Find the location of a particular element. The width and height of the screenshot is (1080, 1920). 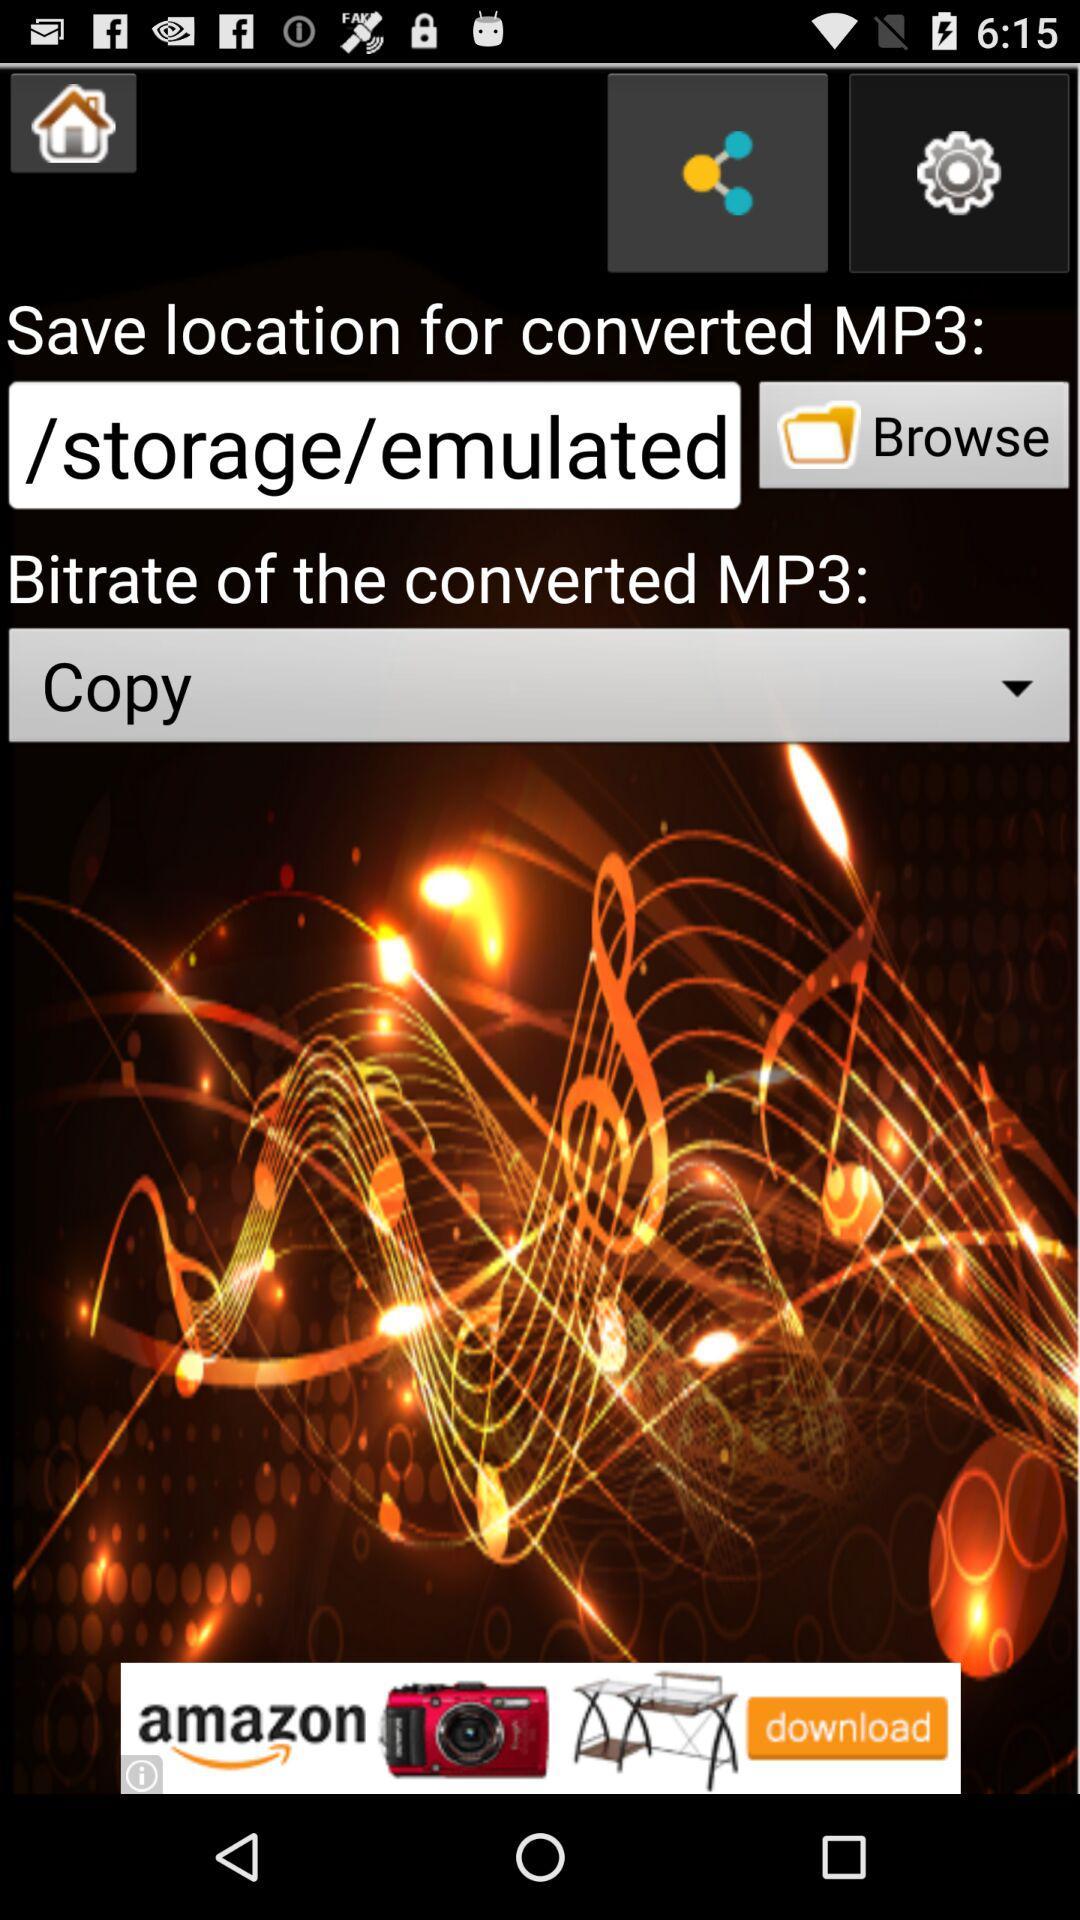

share the converted mp3 is located at coordinates (716, 173).